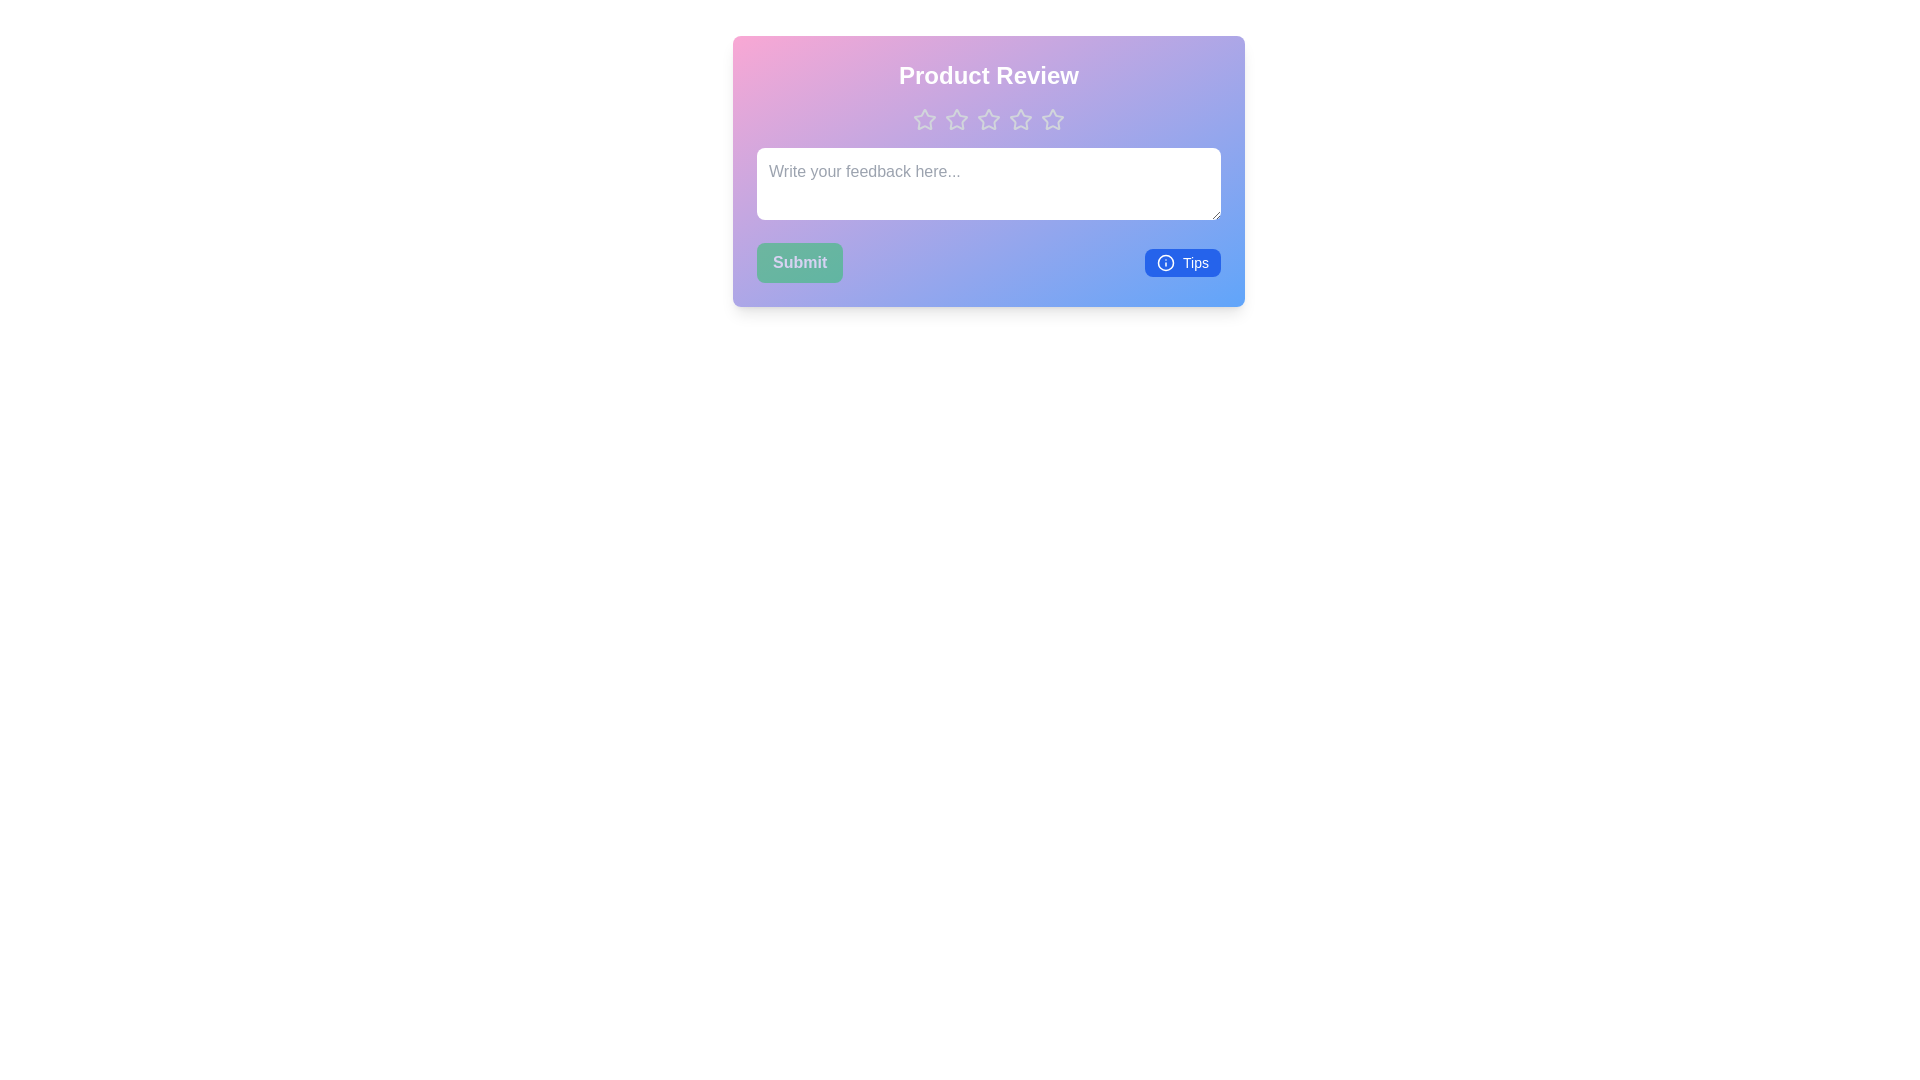 Image resolution: width=1920 pixels, height=1080 pixels. Describe the element at coordinates (988, 184) in the screenshot. I see `the text area and type the feedback text` at that location.